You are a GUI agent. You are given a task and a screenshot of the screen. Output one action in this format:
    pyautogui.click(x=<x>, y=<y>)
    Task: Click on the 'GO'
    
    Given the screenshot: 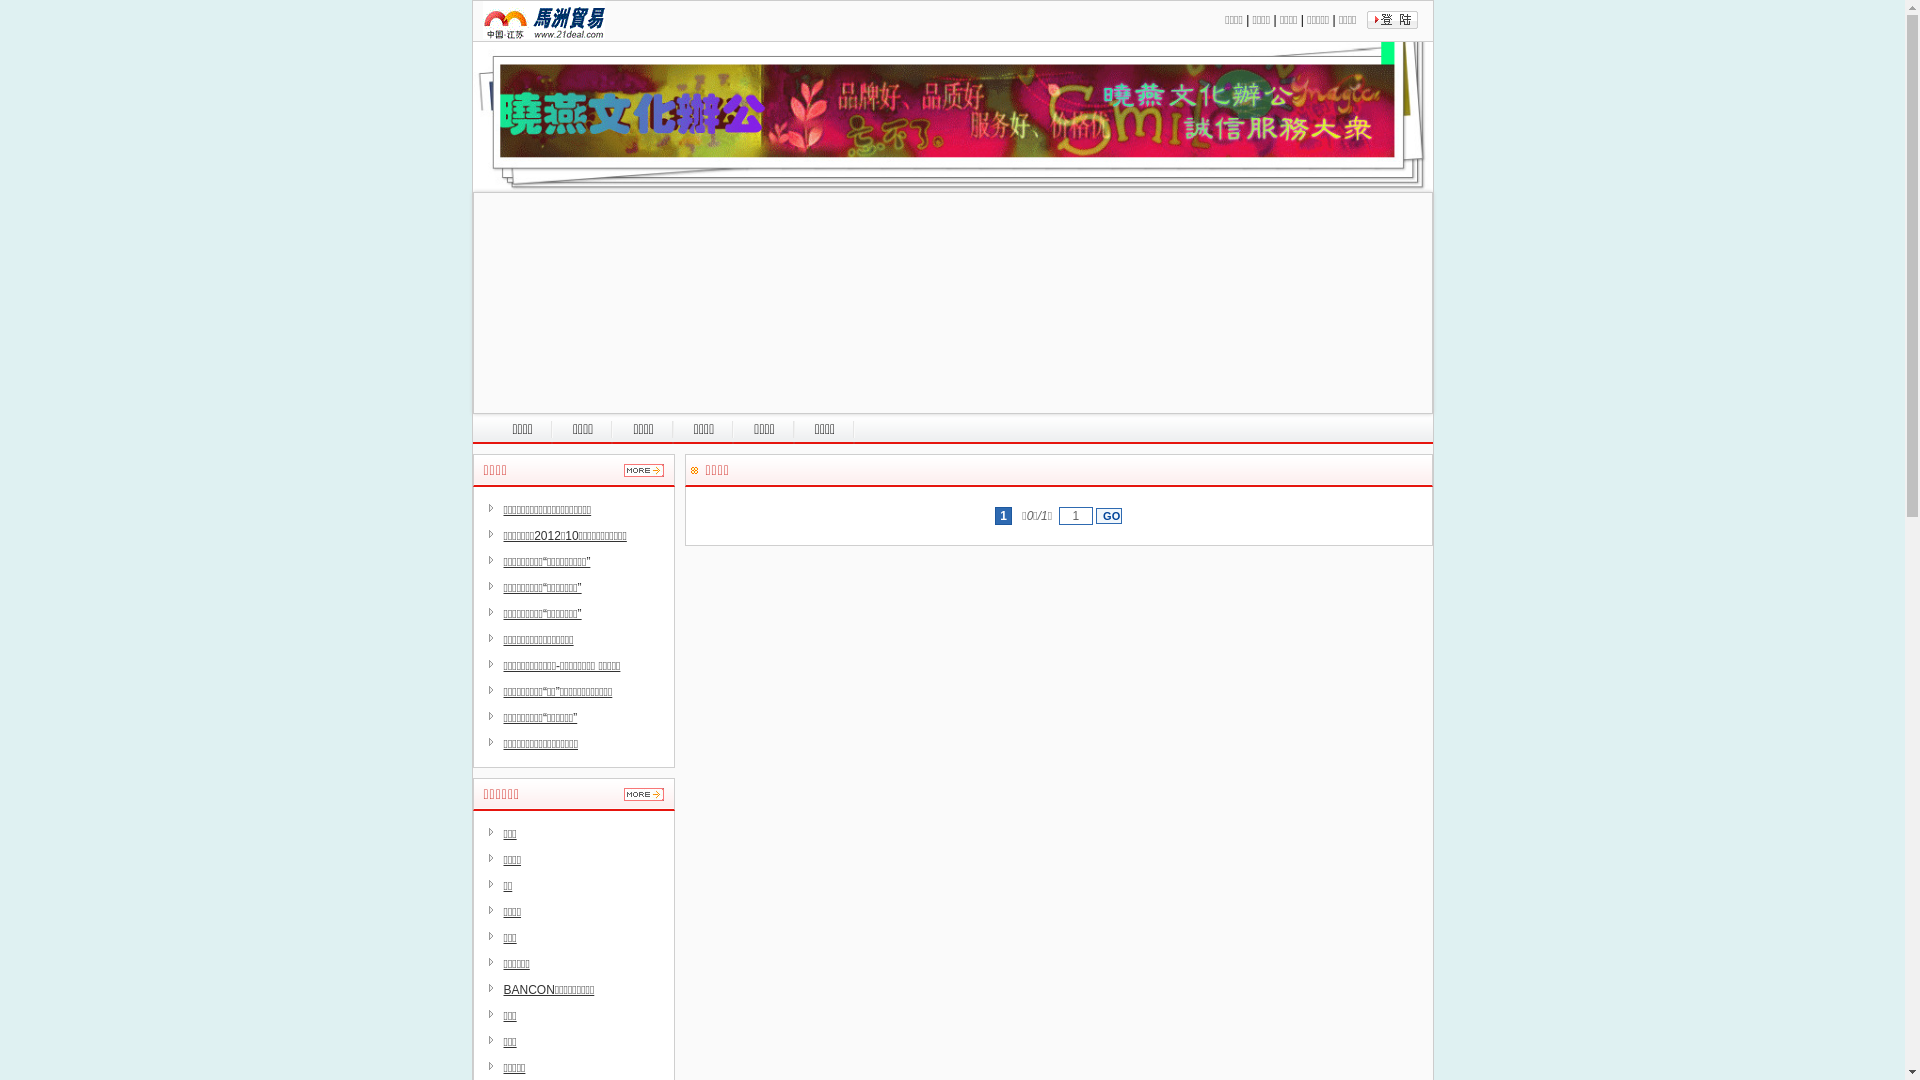 What is the action you would take?
    pyautogui.click(x=1107, y=515)
    